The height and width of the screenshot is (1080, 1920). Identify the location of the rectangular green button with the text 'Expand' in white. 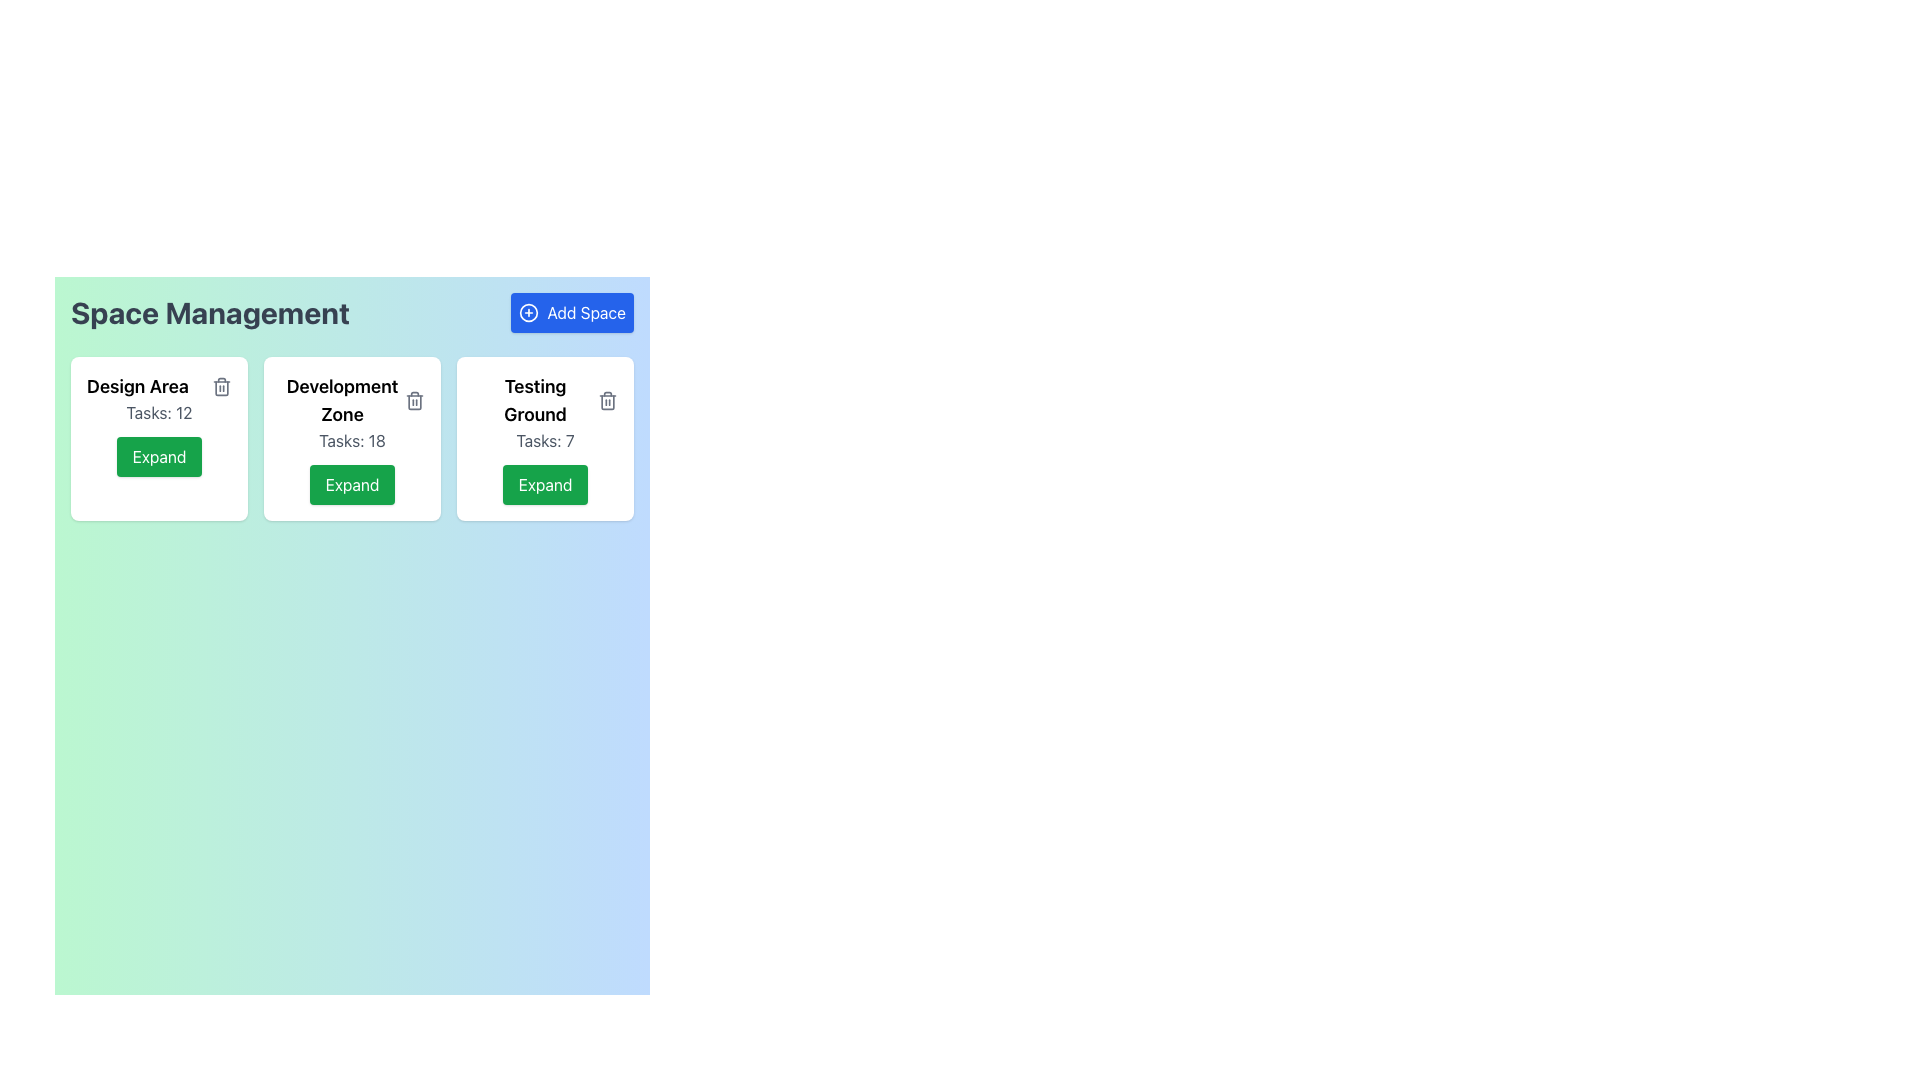
(545, 485).